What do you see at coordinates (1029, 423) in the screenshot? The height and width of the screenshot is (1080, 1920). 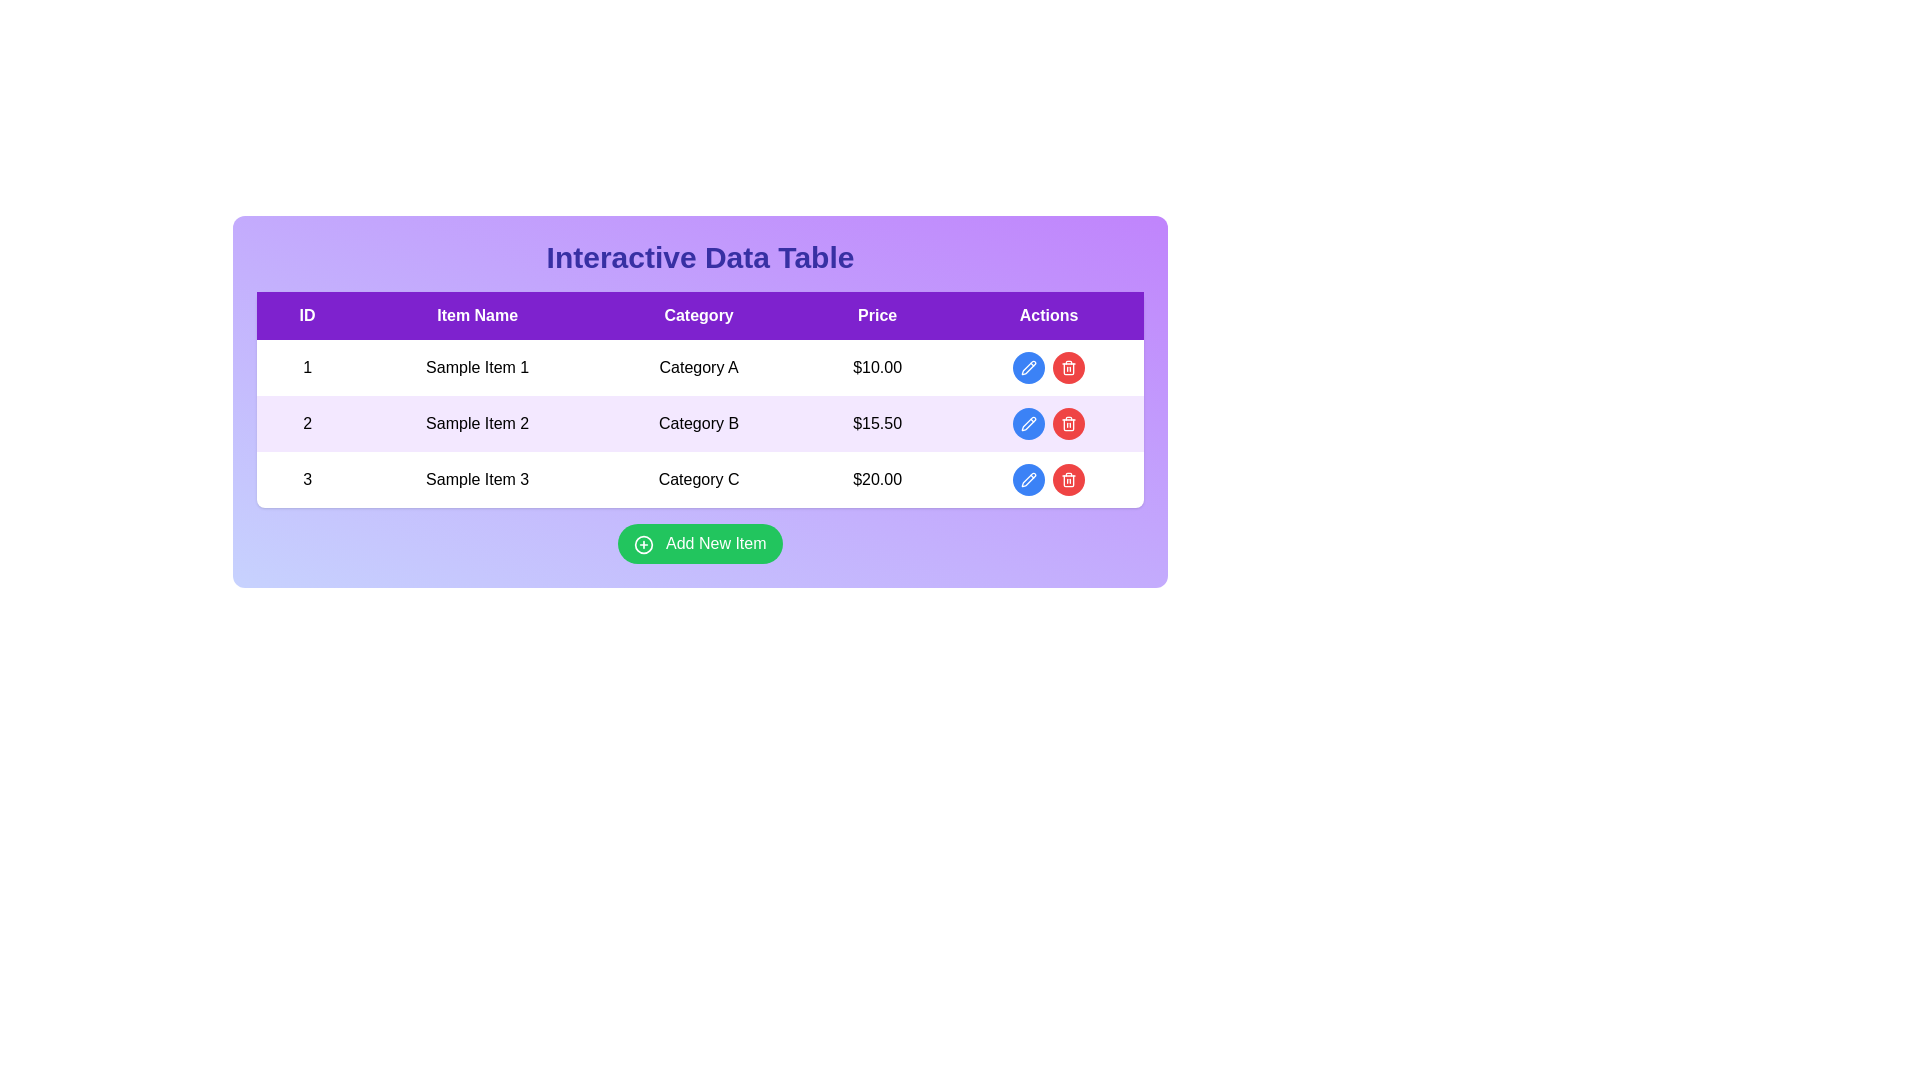 I see `the pencil icon representing the edit functionality in the Actions column of the second row in the interactive data table` at bounding box center [1029, 423].